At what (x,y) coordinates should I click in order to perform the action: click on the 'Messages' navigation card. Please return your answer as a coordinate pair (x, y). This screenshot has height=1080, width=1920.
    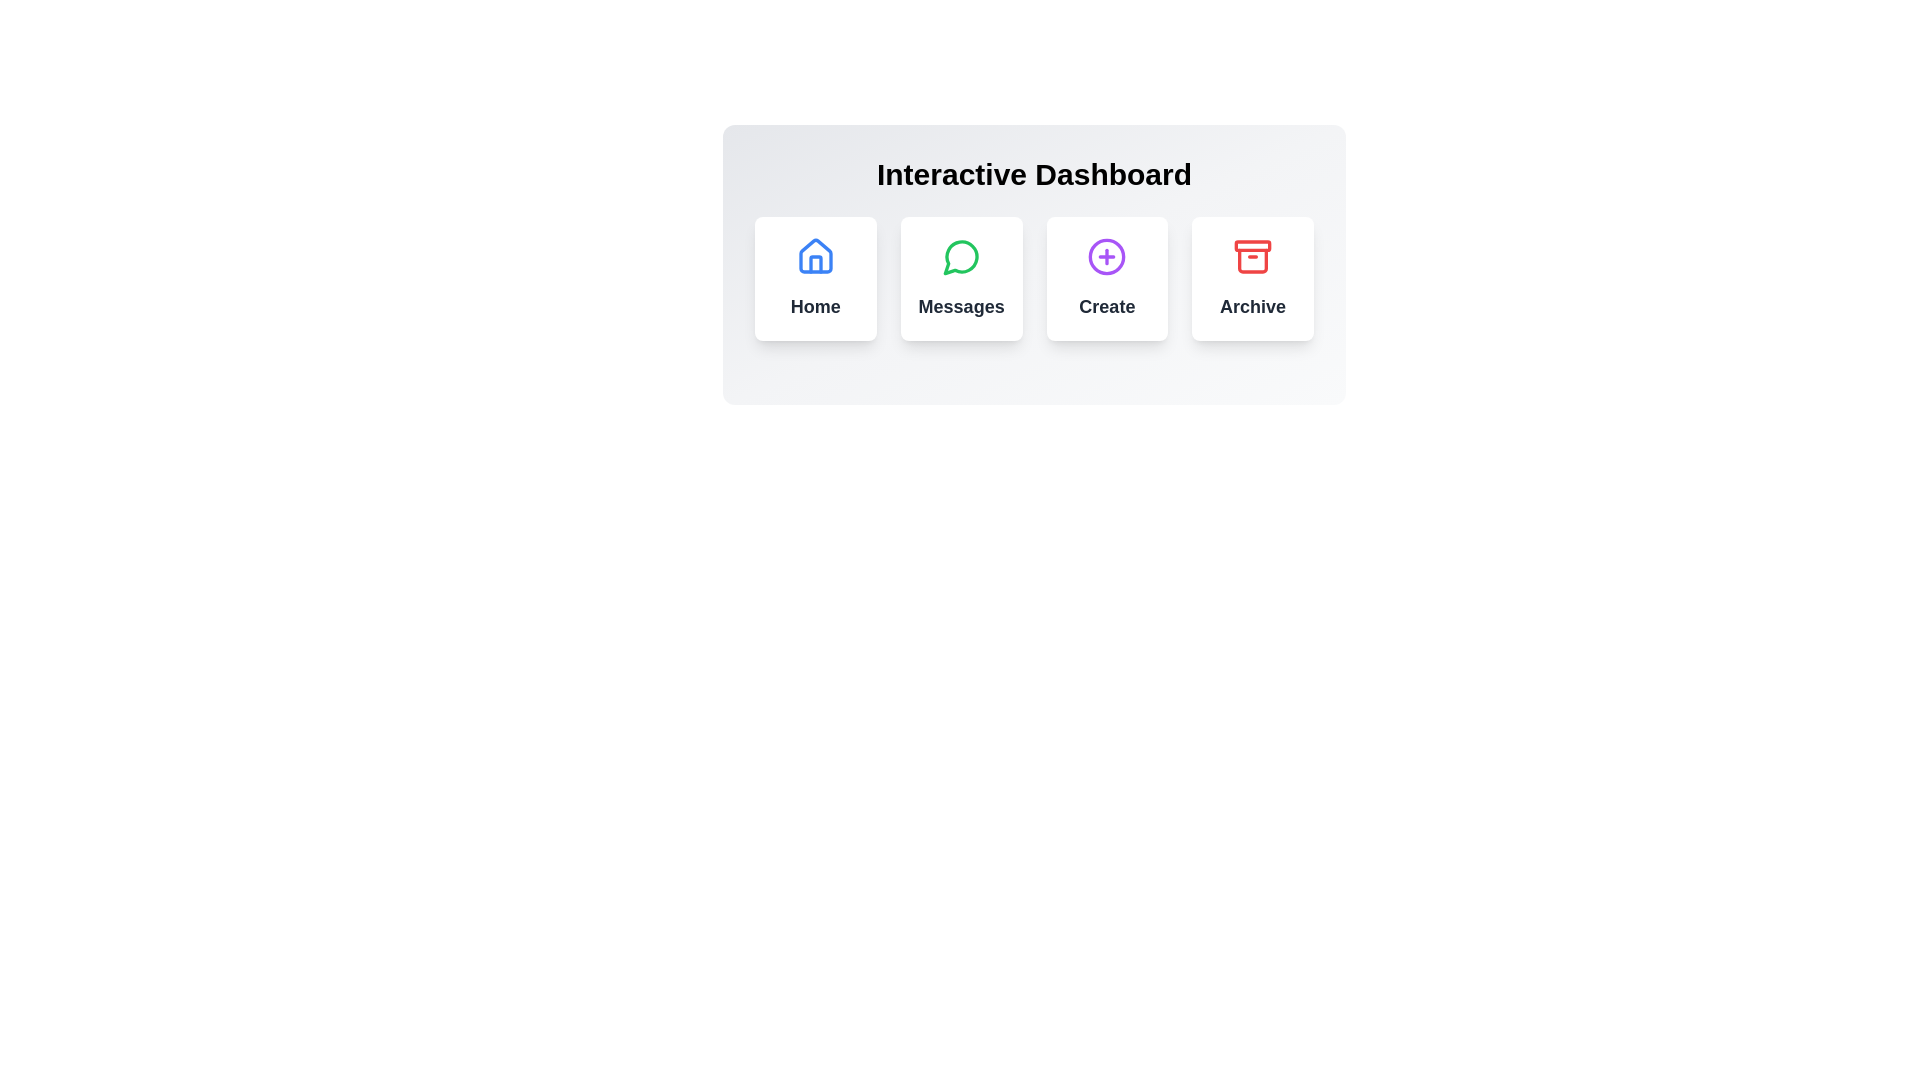
    Looking at the image, I should click on (961, 278).